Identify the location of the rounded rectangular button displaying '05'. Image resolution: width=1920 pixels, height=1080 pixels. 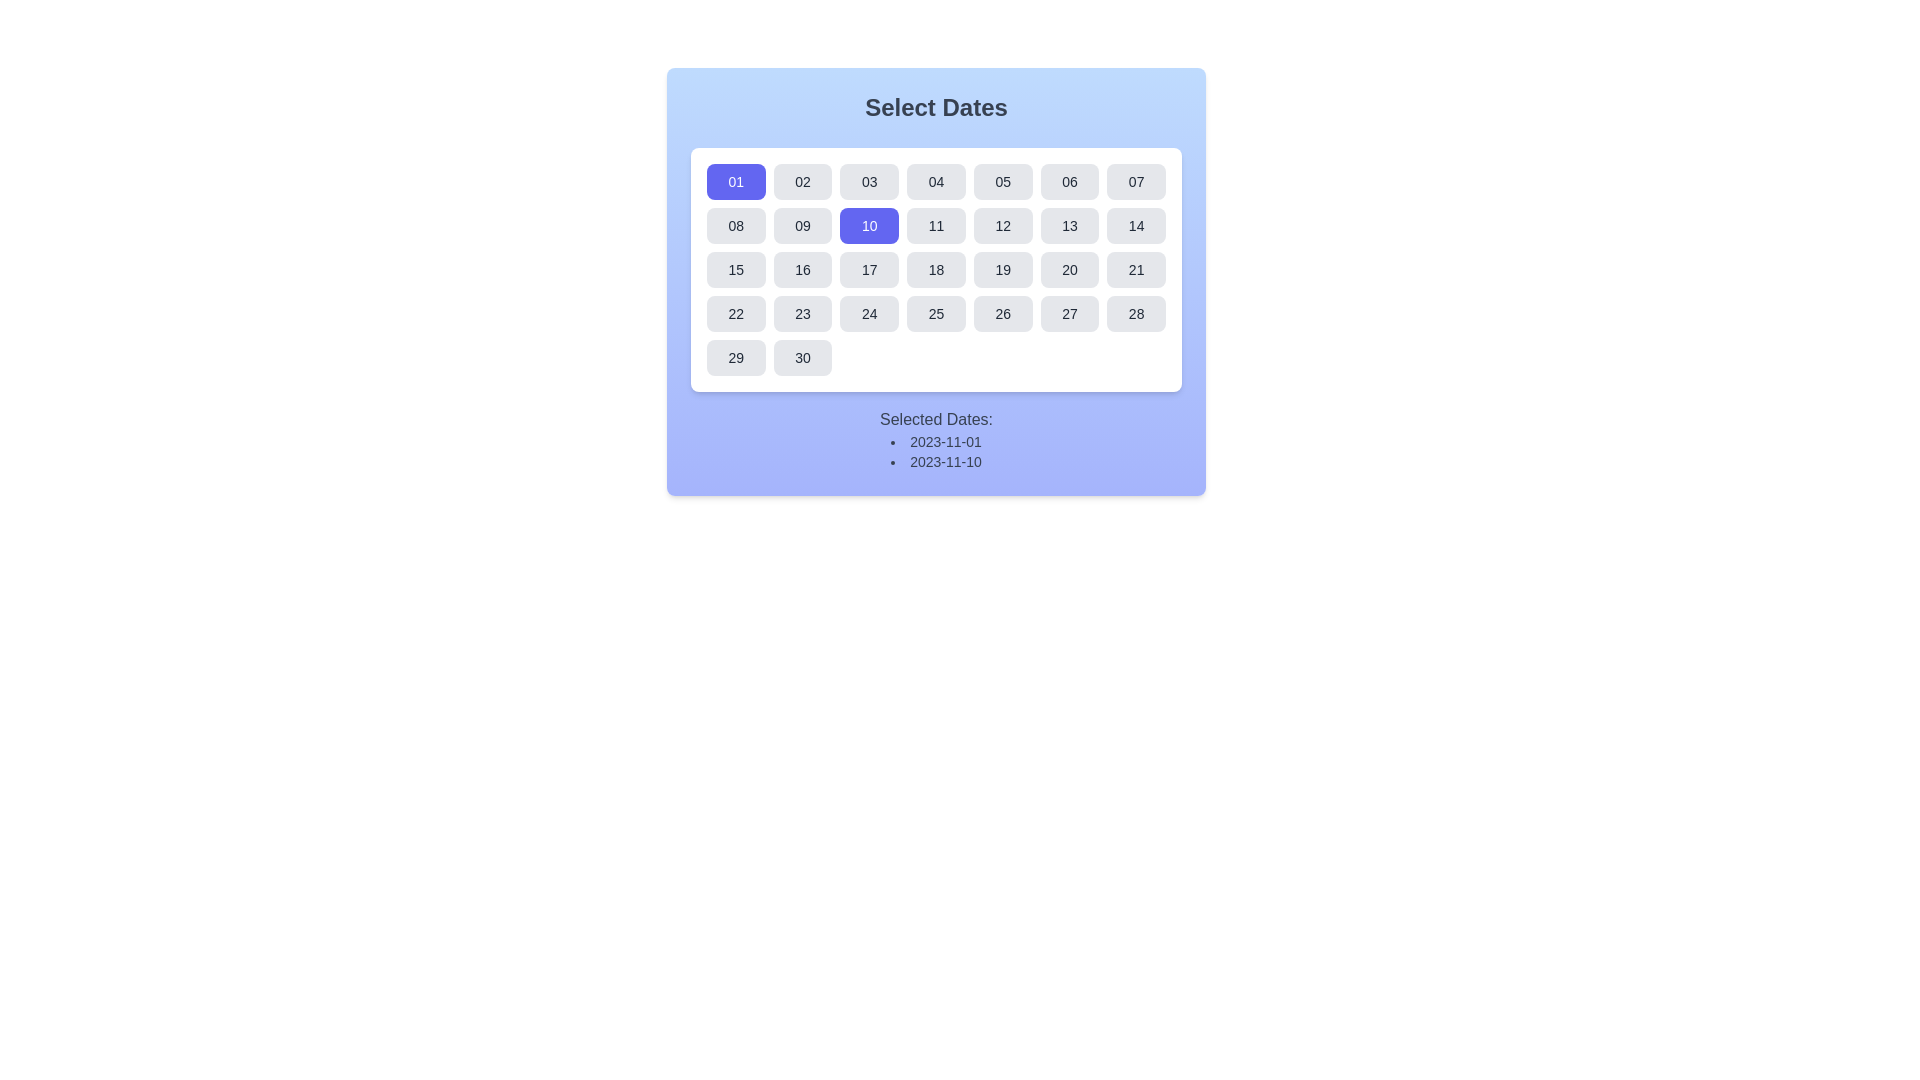
(1003, 181).